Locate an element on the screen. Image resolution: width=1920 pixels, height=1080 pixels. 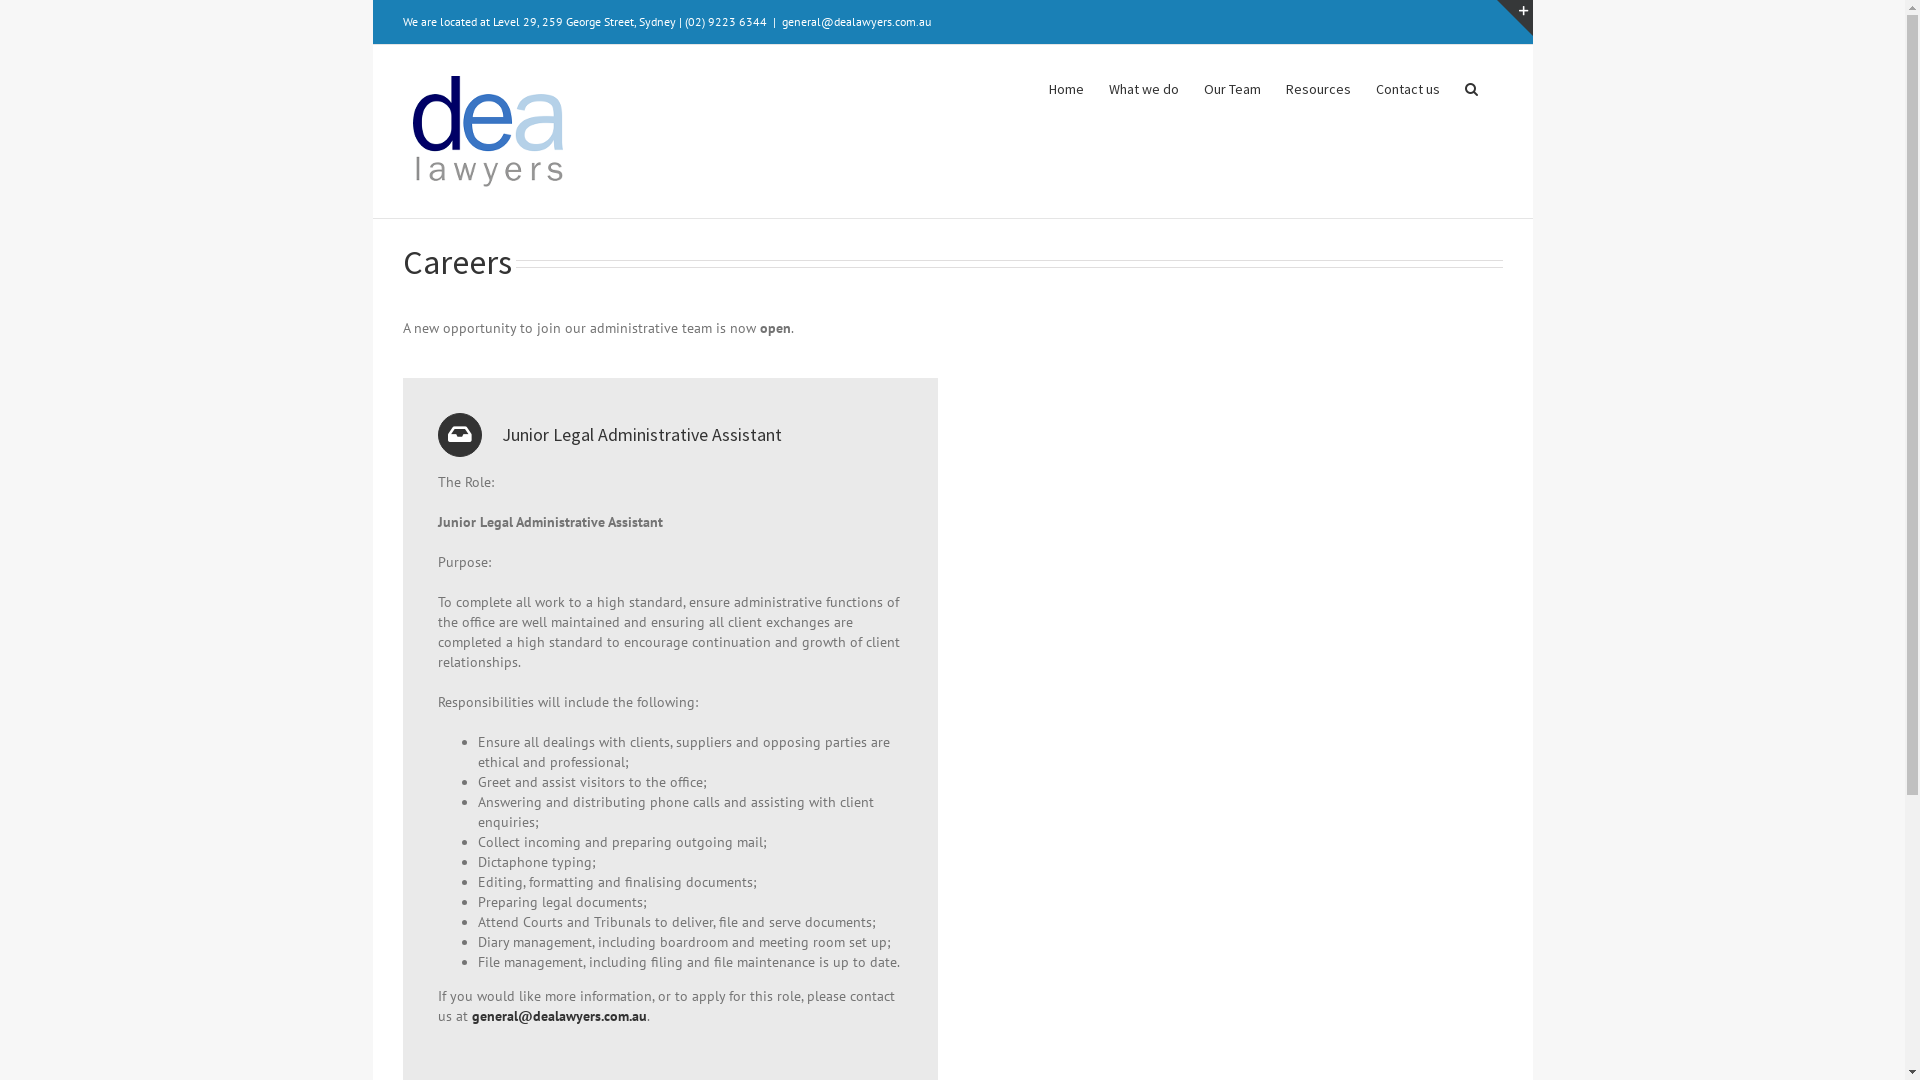
'Our Team' is located at coordinates (1231, 86).